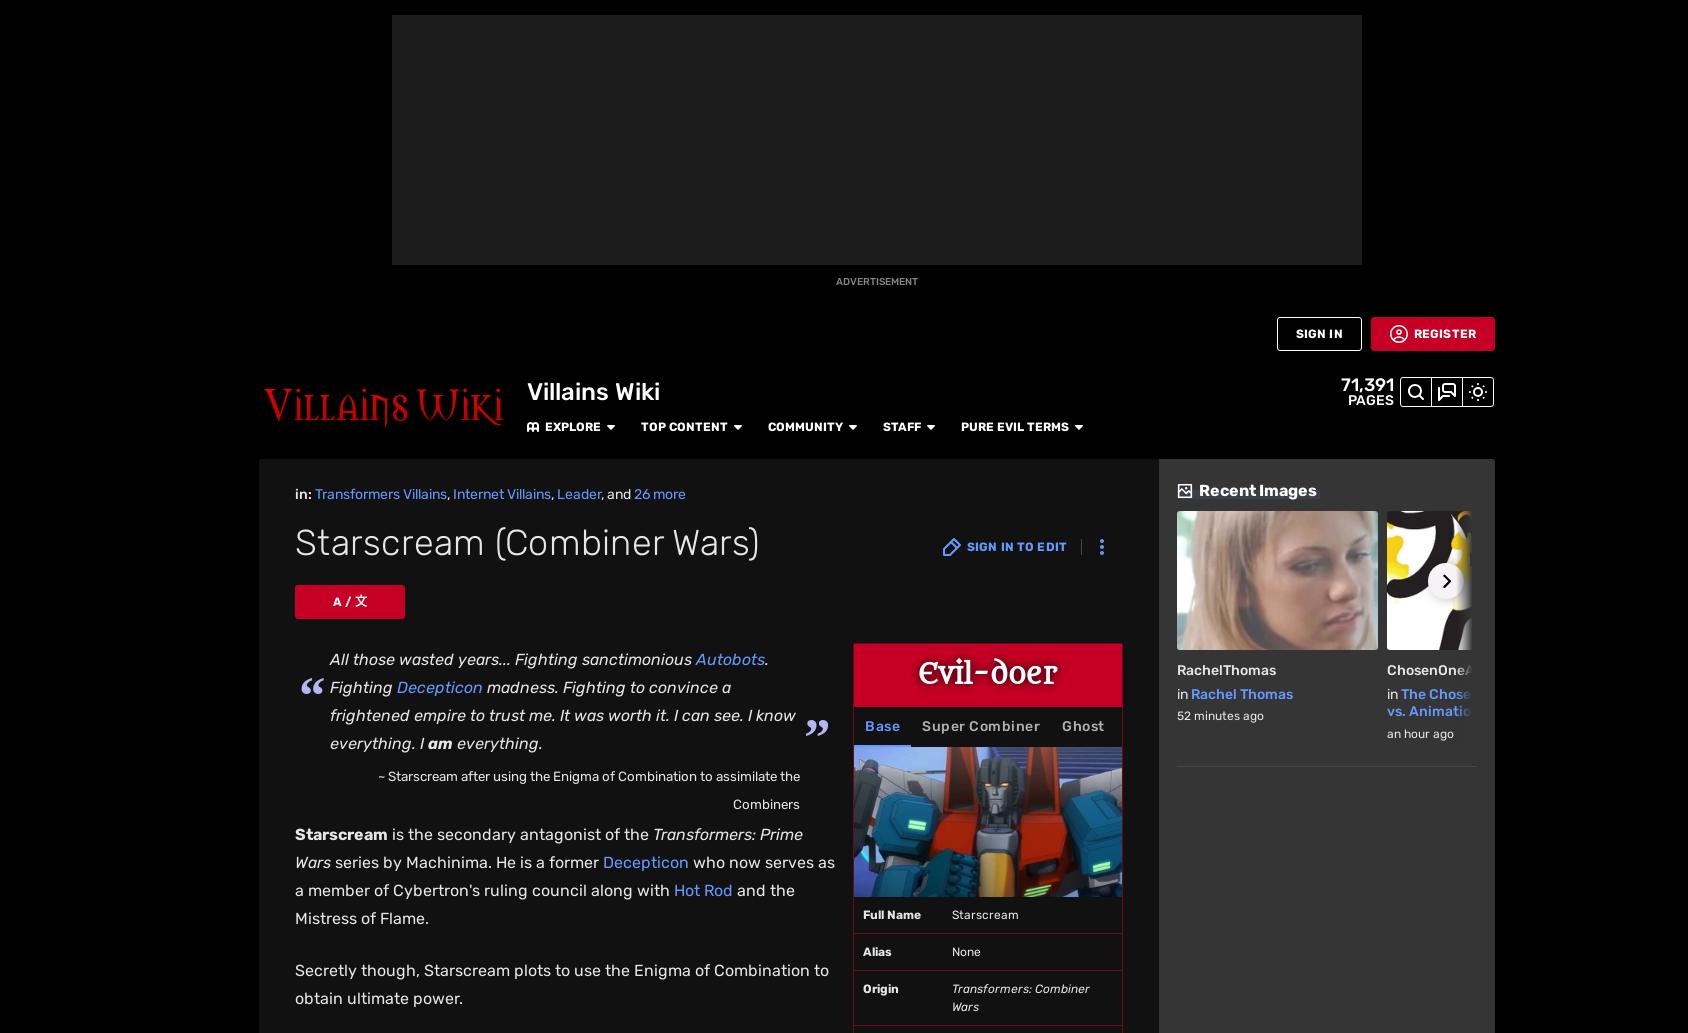 The width and height of the screenshot is (1688, 1033). What do you see at coordinates (704, 373) in the screenshot?
I see `'Trypticon later ate Victorion, consuming the Enigma of Combination along with her and allowing him to mind control the other Combiners to attack Fortress Maximus. However, Perceptor tricked Trypticon into eating him and the Enigma of Combination, resulting in Trypticon being forced to spit out Victorion and the Enigma, as well as Perceptor and the Matrix. The reaction also freed Starscream's spirit, revealing him as the one controlling Trypticon. Megatron angrily asked if Starscream could stay dead, prompting Starscream to say in return that he felt "reborn" before disappearing.'` at bounding box center [704, 373].